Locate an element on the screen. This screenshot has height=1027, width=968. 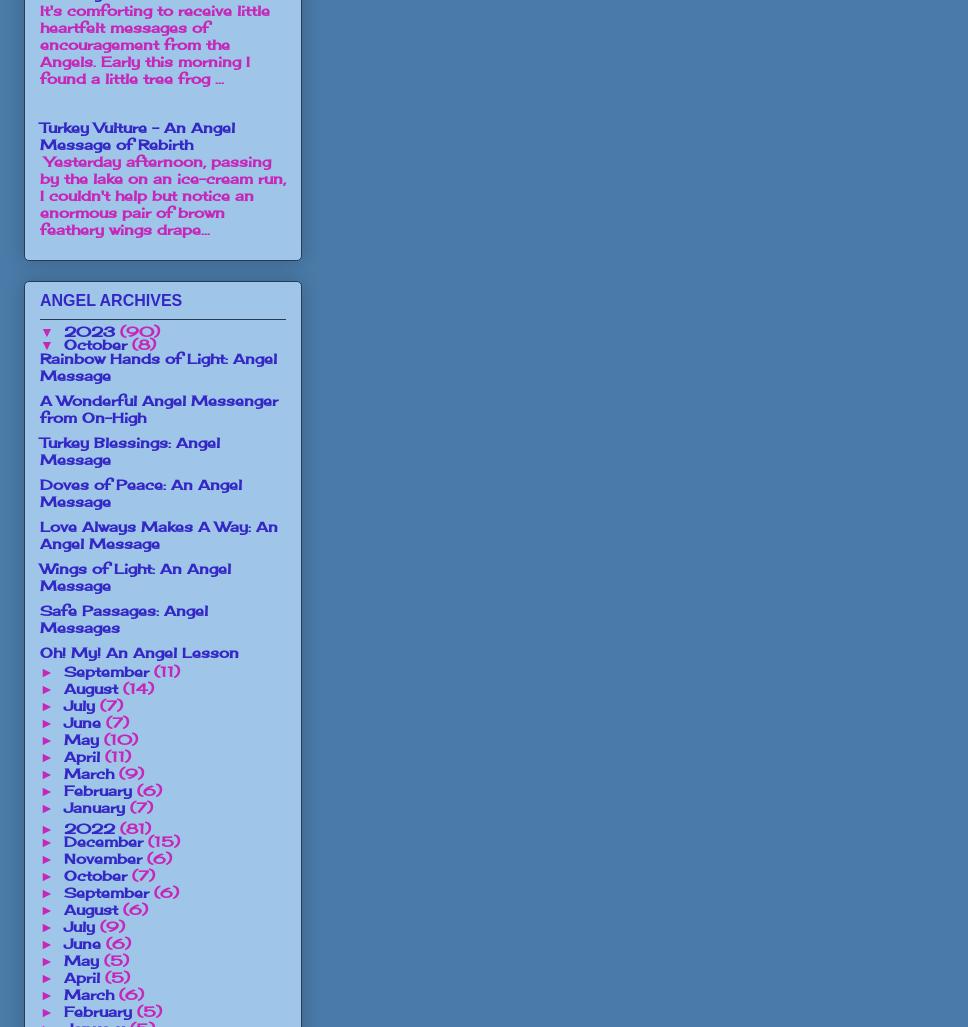
'(81)' is located at coordinates (133, 827).